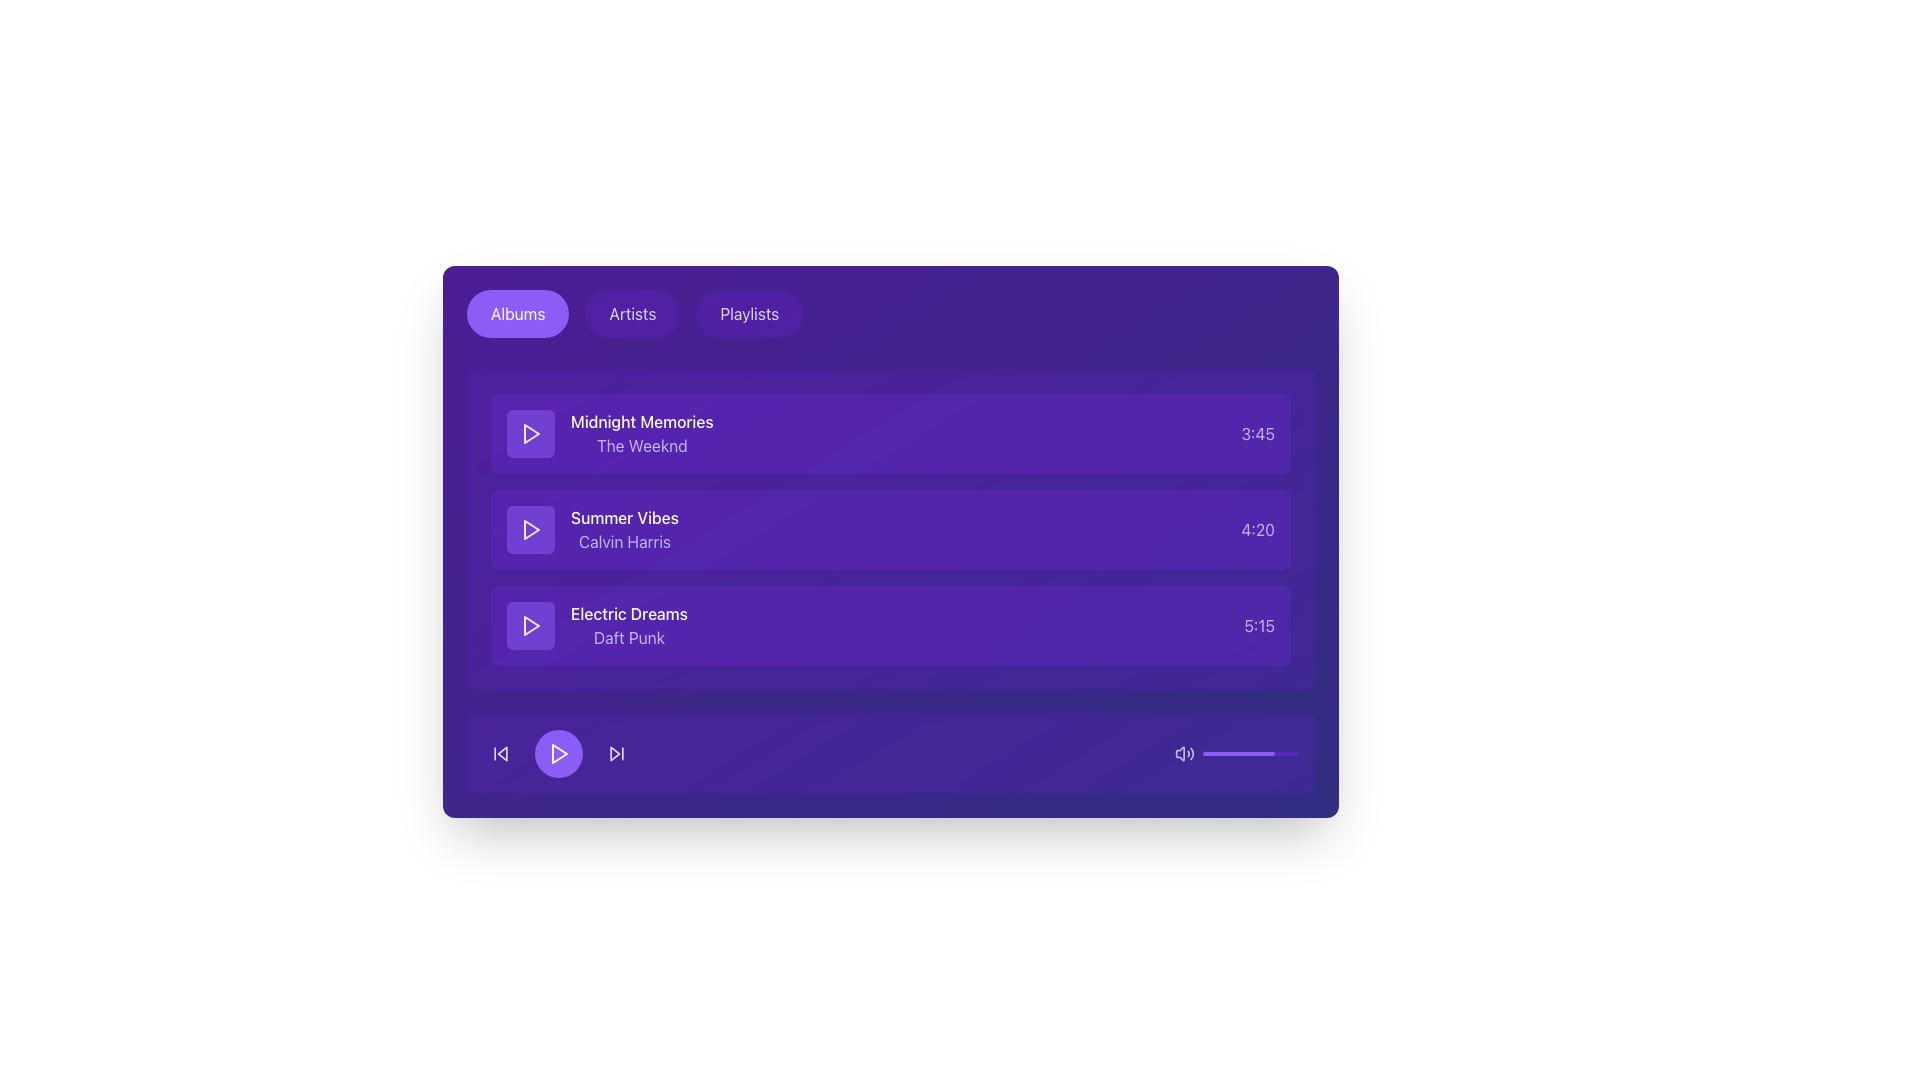 This screenshot has height=1080, width=1920. Describe the element at coordinates (1235, 753) in the screenshot. I see `the volume` at that location.